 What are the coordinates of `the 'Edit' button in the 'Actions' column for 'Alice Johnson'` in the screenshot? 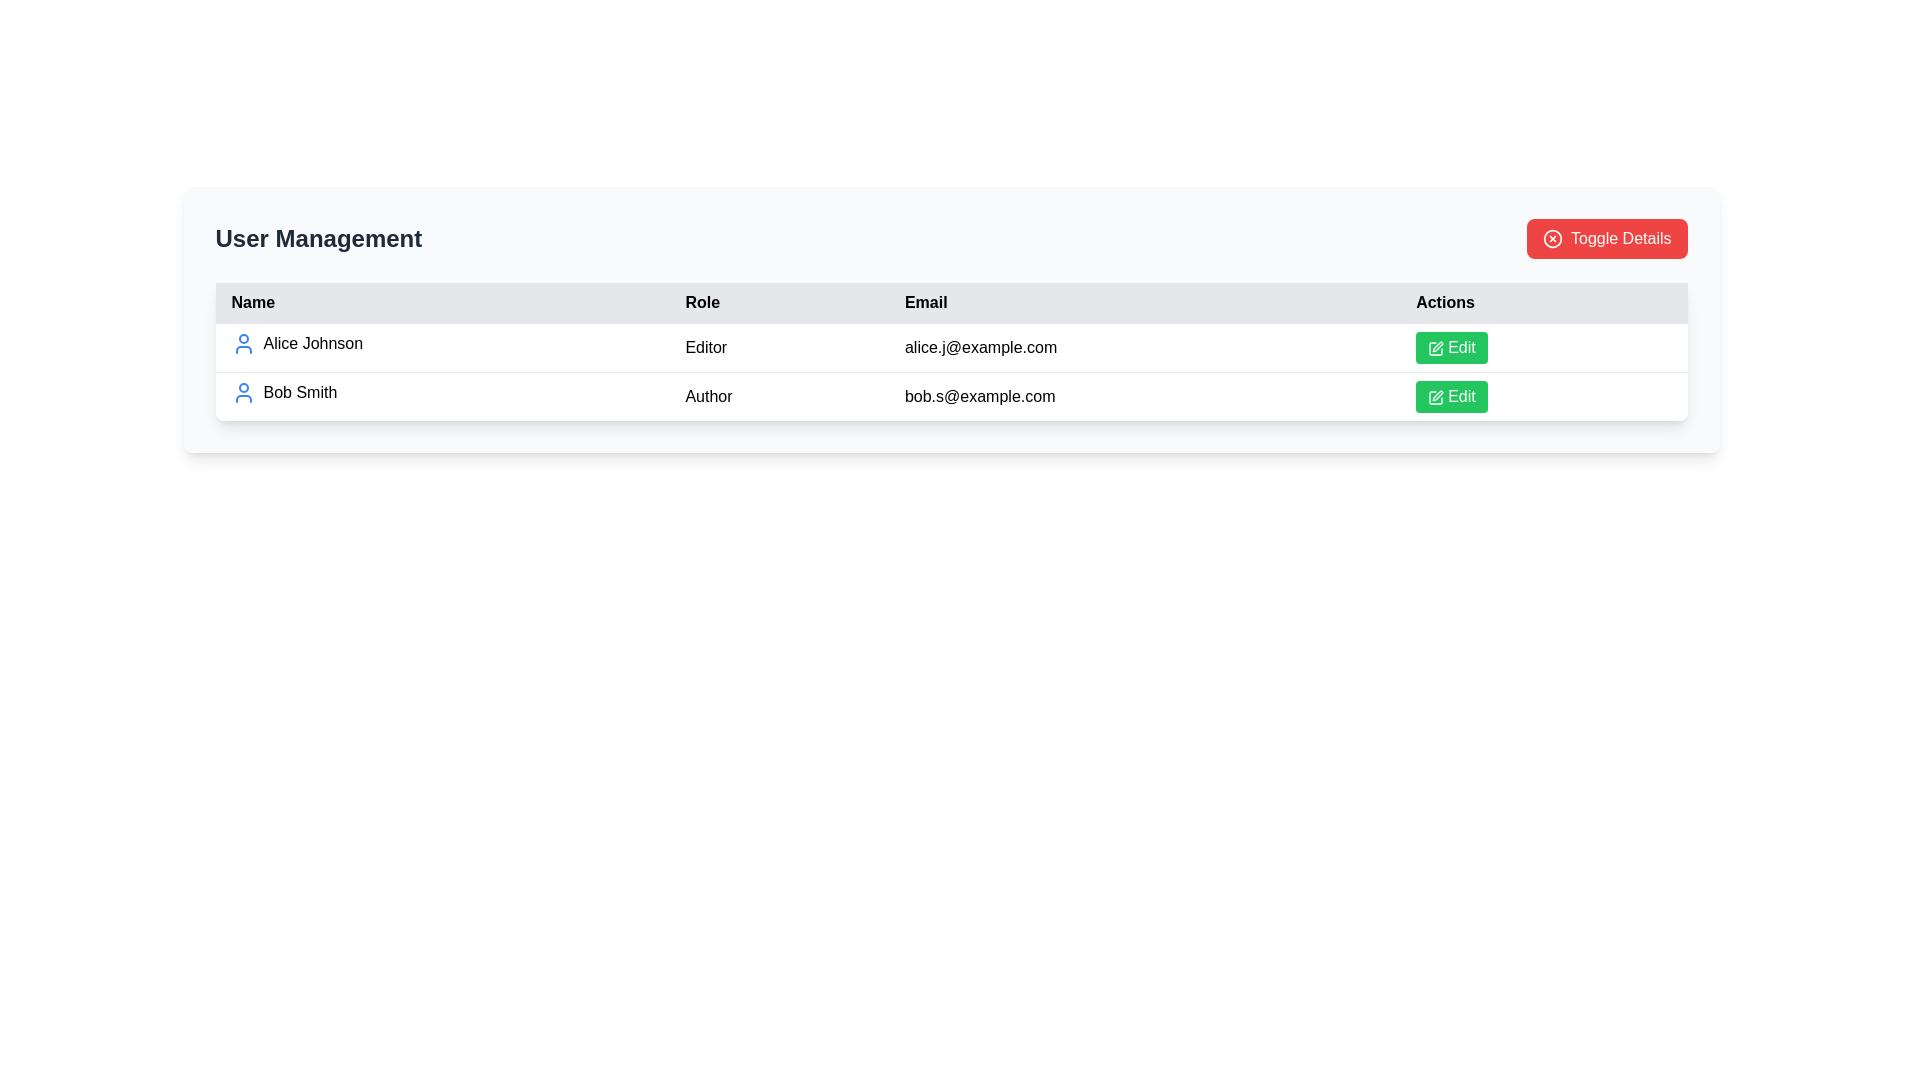 It's located at (1542, 346).